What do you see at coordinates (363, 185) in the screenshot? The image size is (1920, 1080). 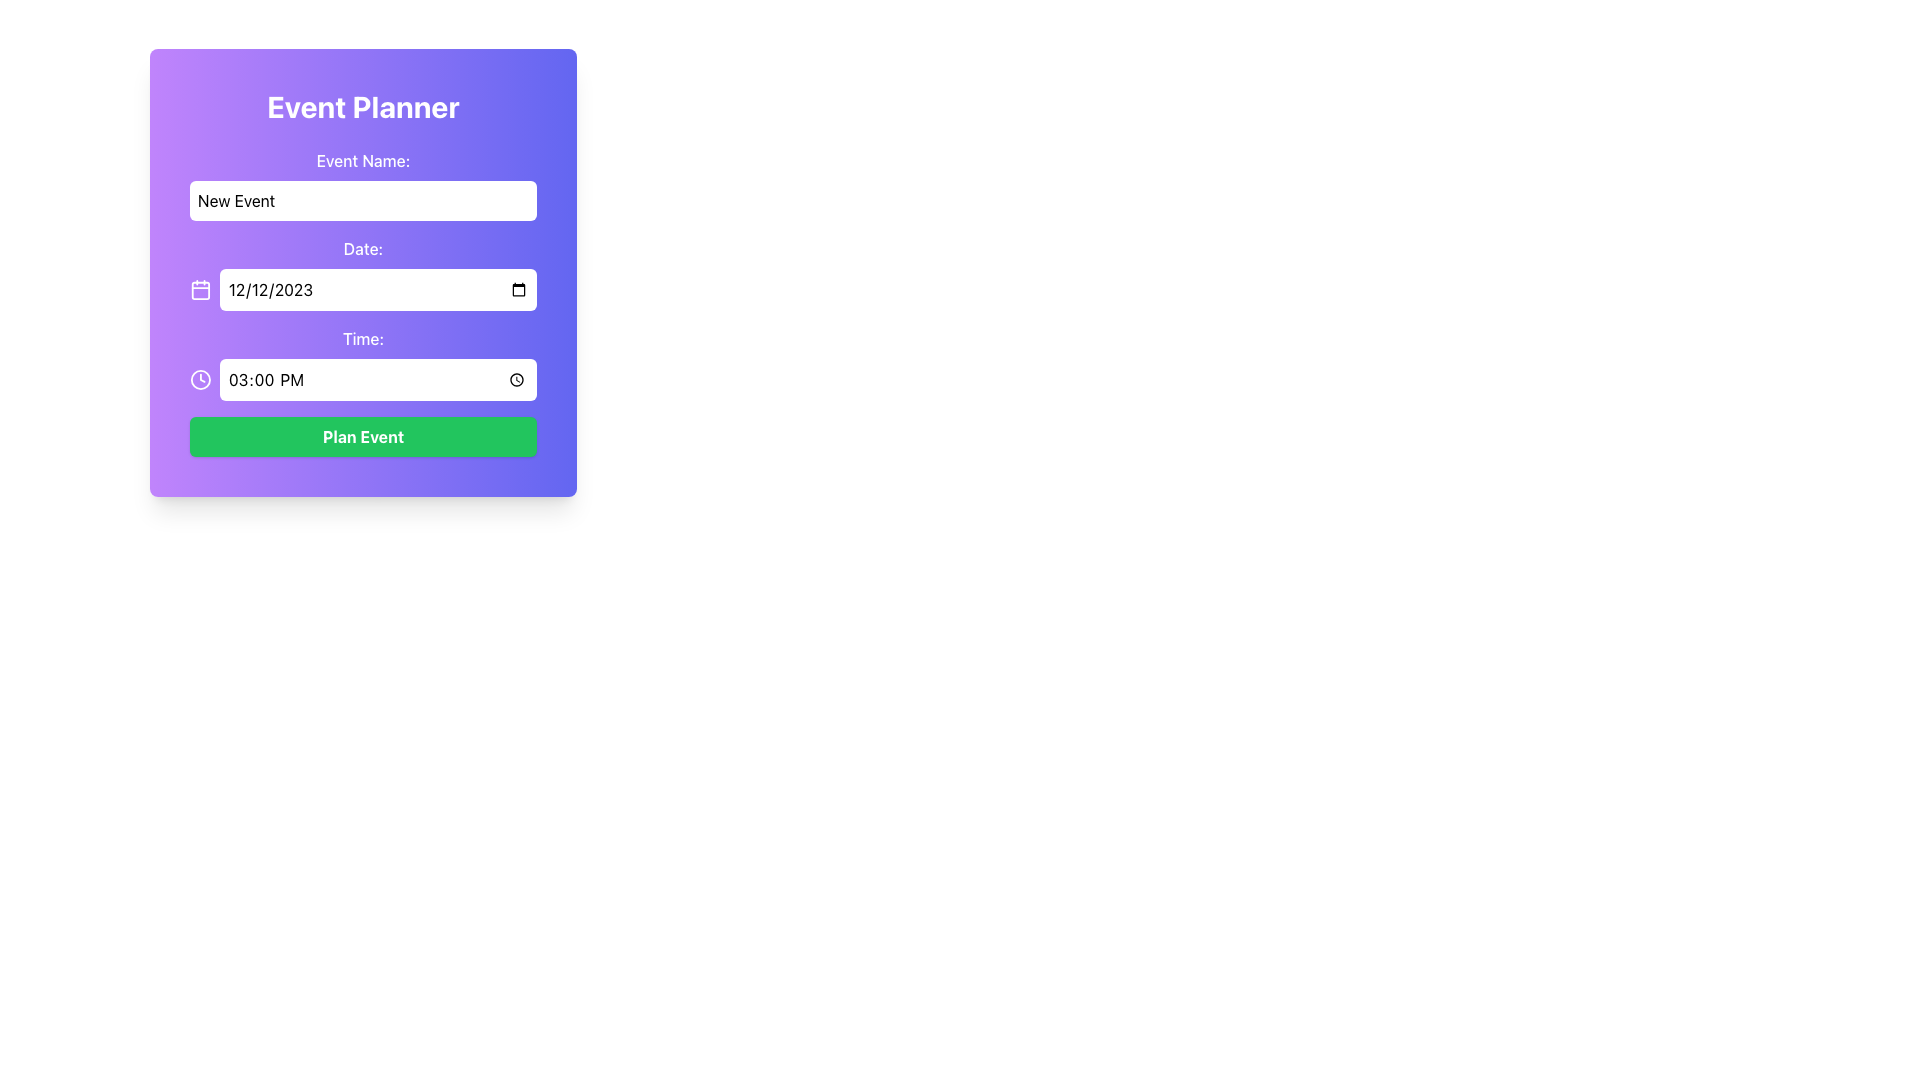 I see `the text input field for event name located below the 'Event Planner' heading to focus on it` at bounding box center [363, 185].